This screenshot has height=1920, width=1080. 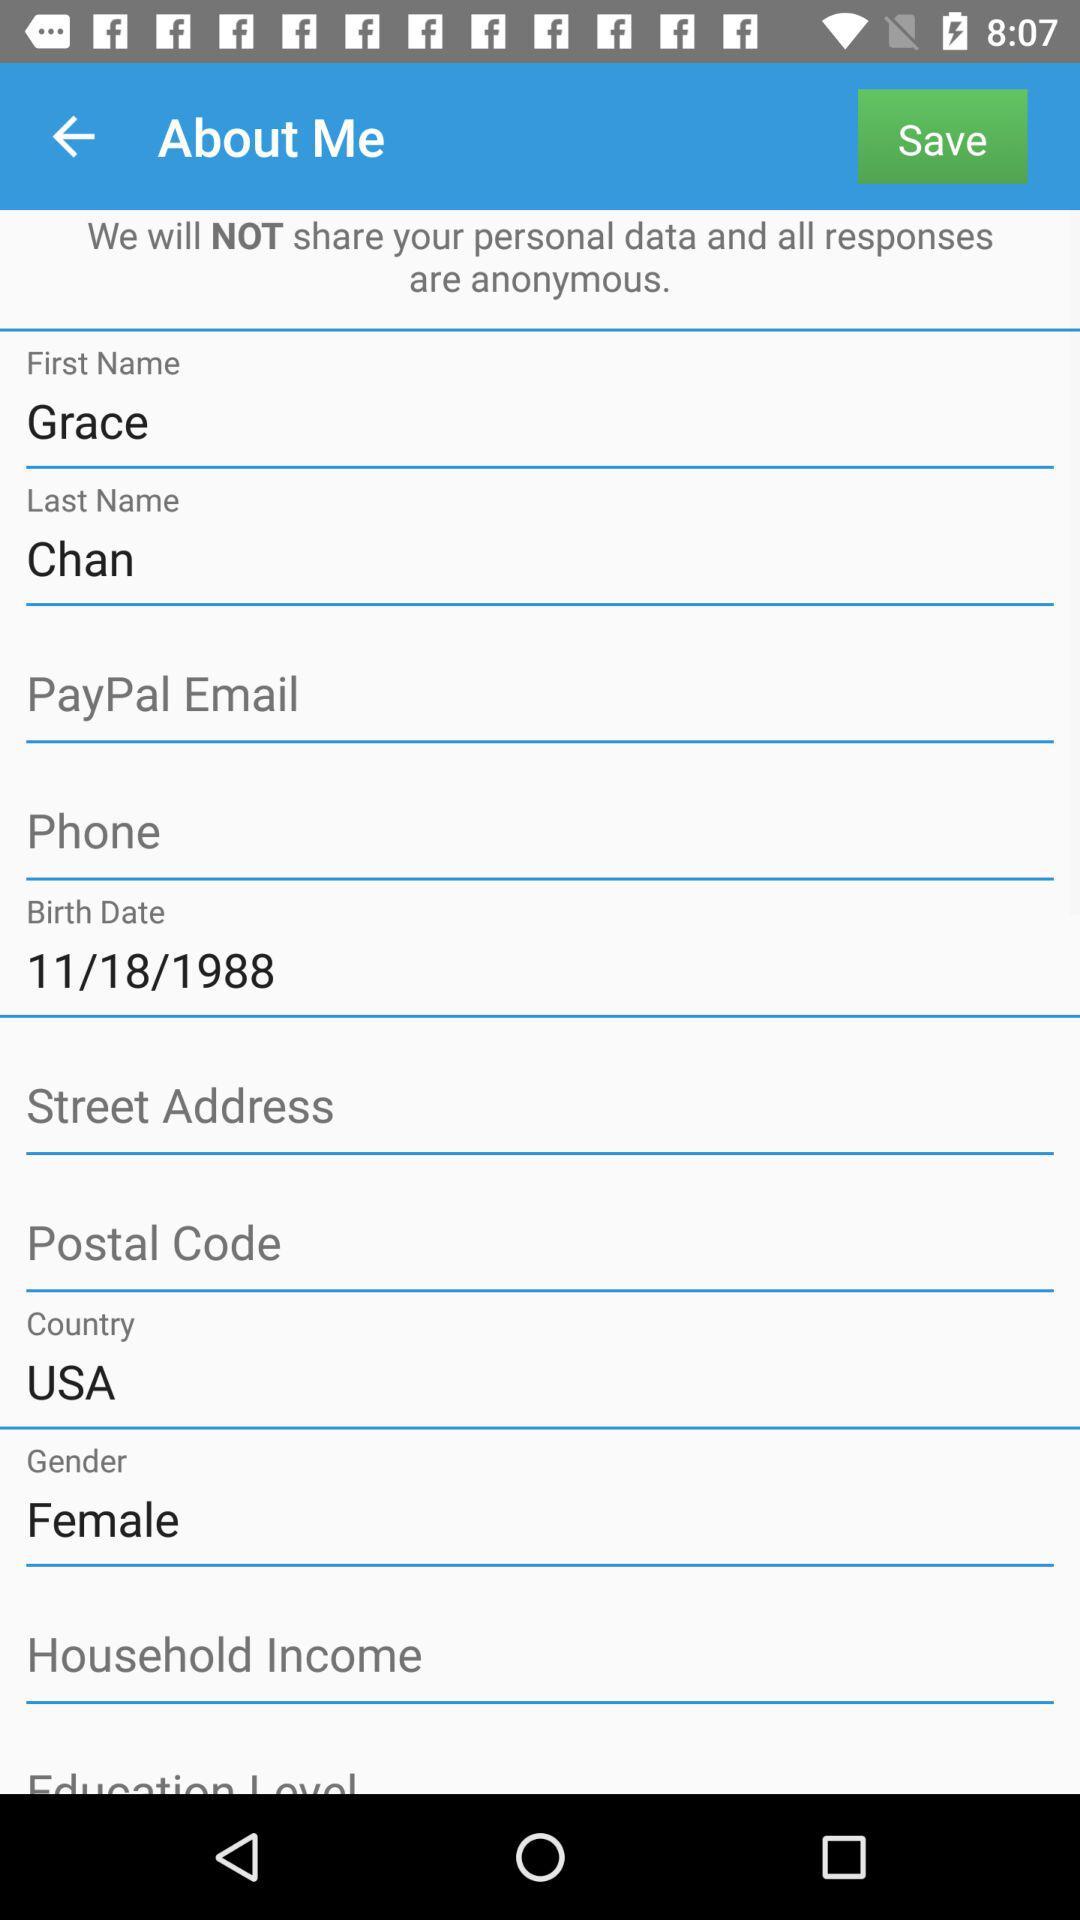 I want to click on postal code, so click(x=540, y=1242).